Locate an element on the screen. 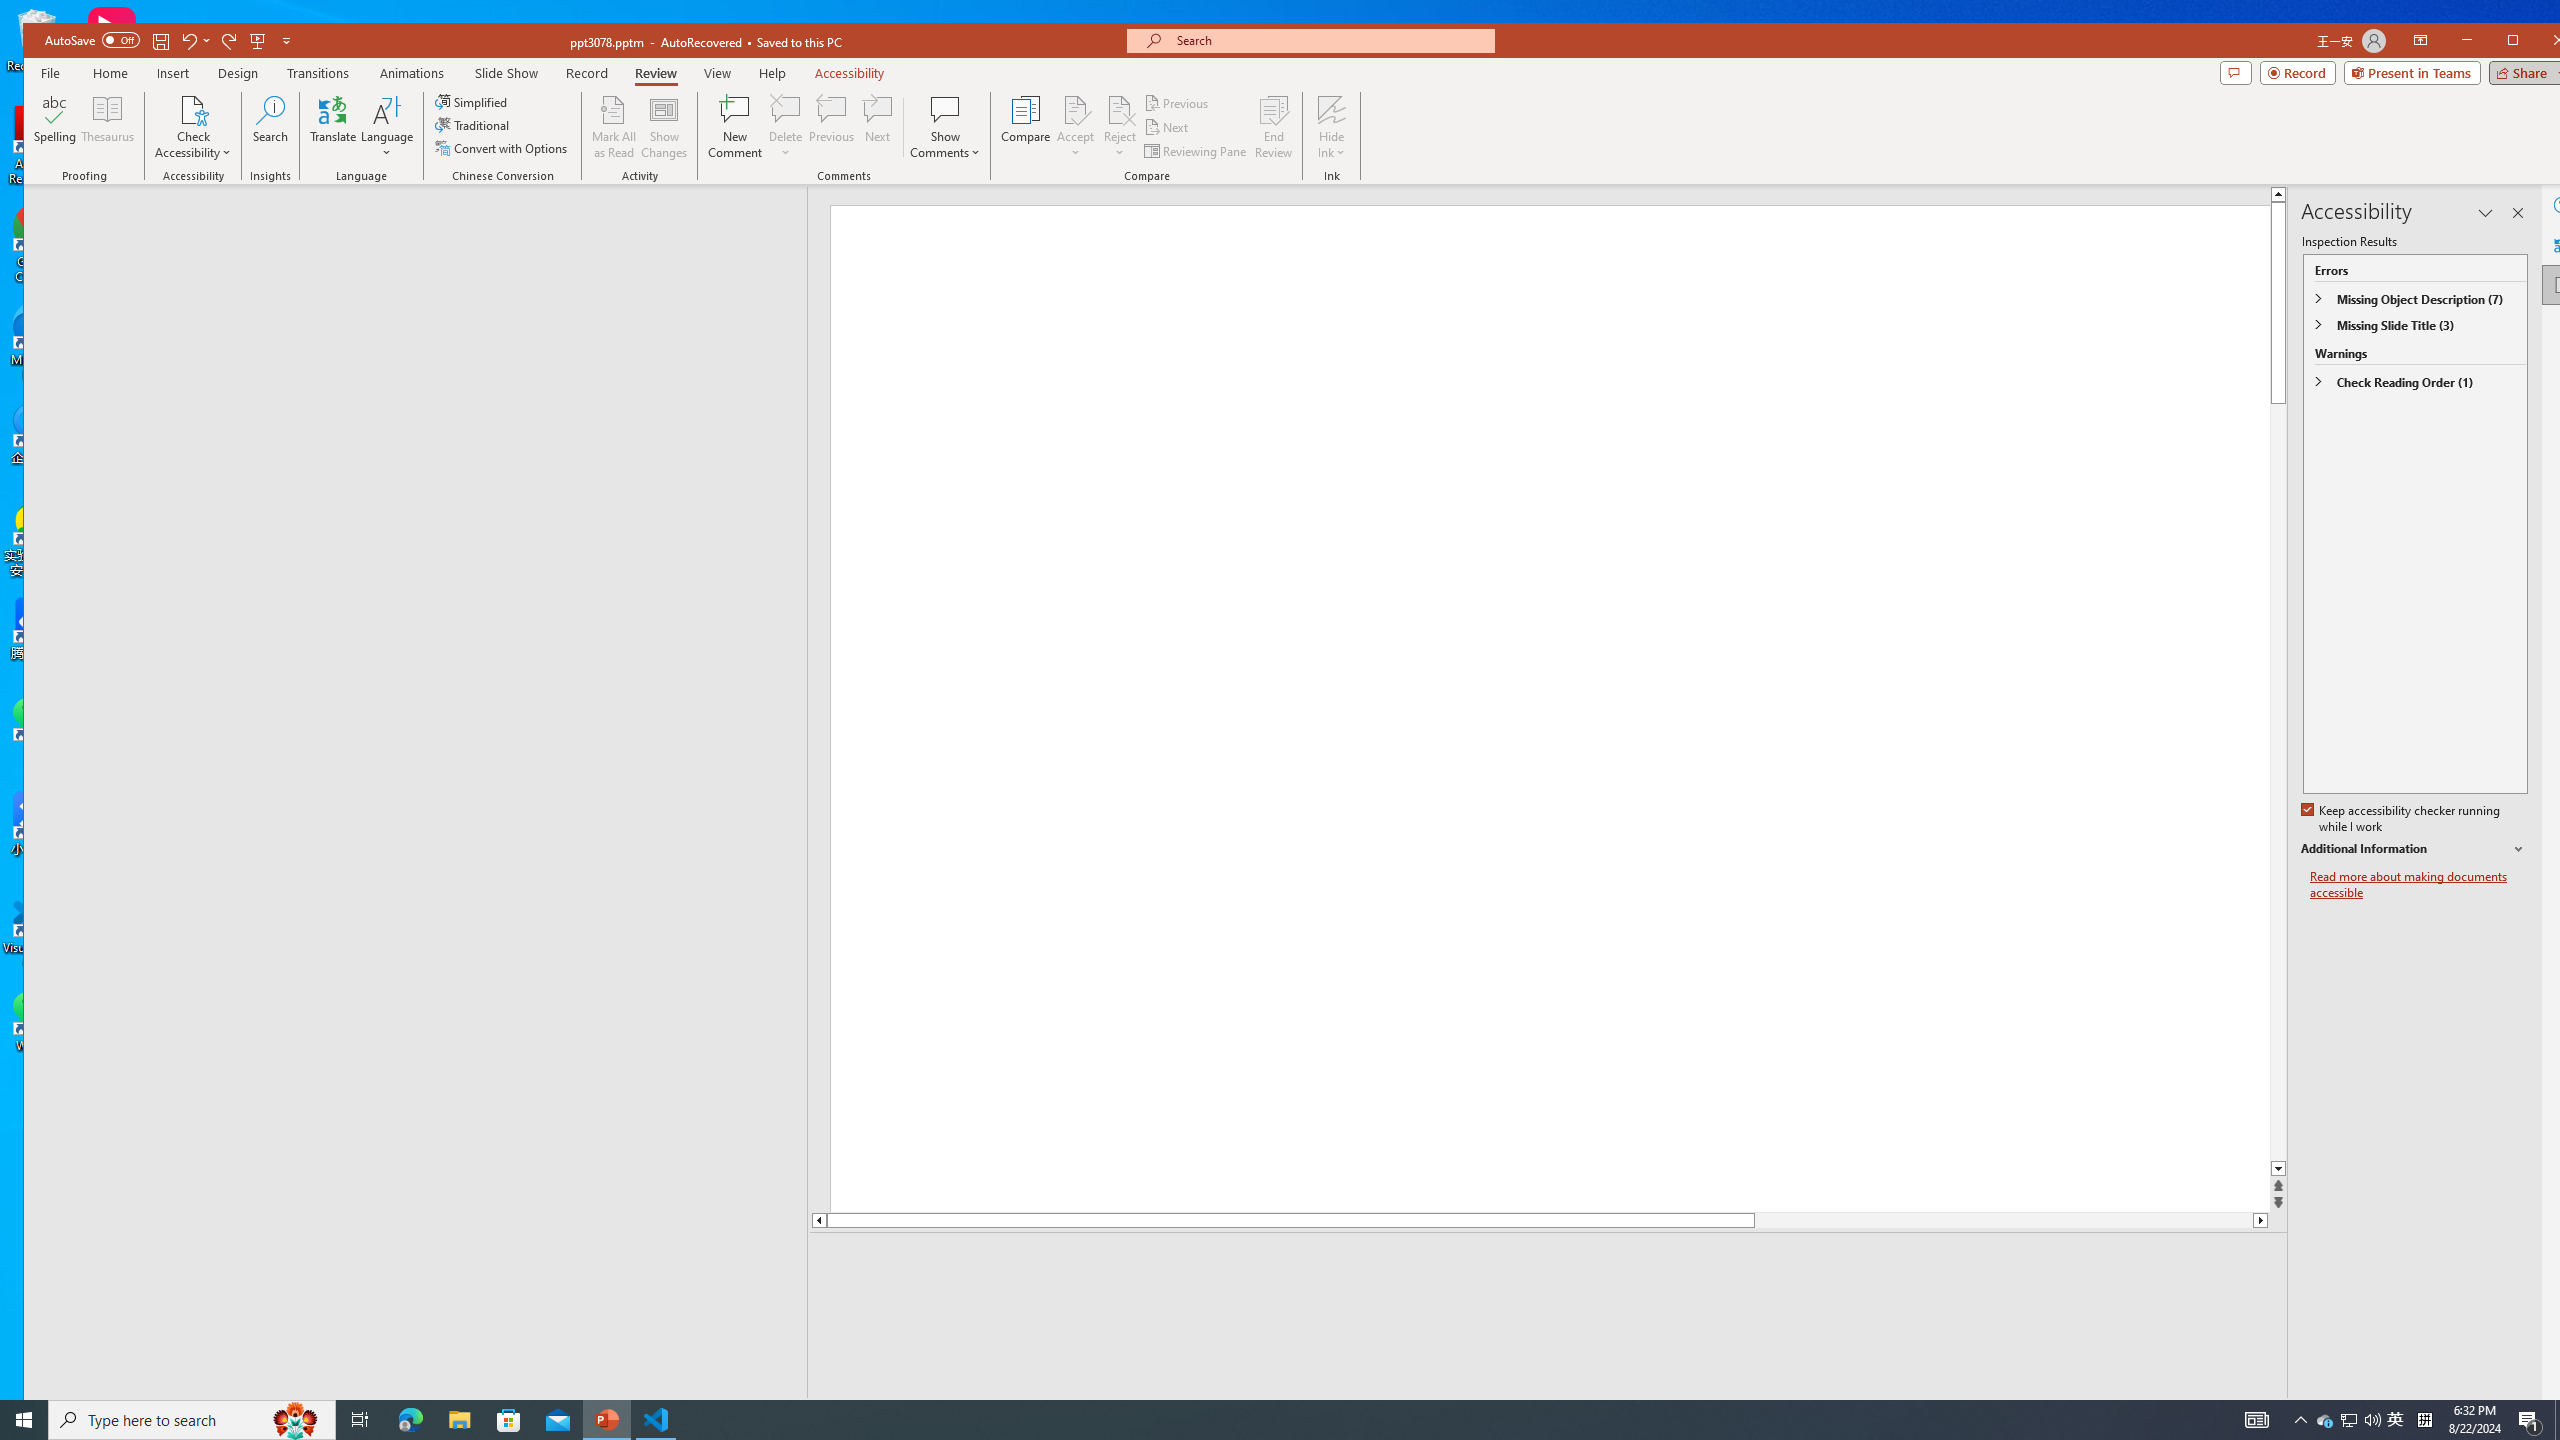 This screenshot has width=2560, height=1440. 'Traditional' is located at coordinates (473, 125).